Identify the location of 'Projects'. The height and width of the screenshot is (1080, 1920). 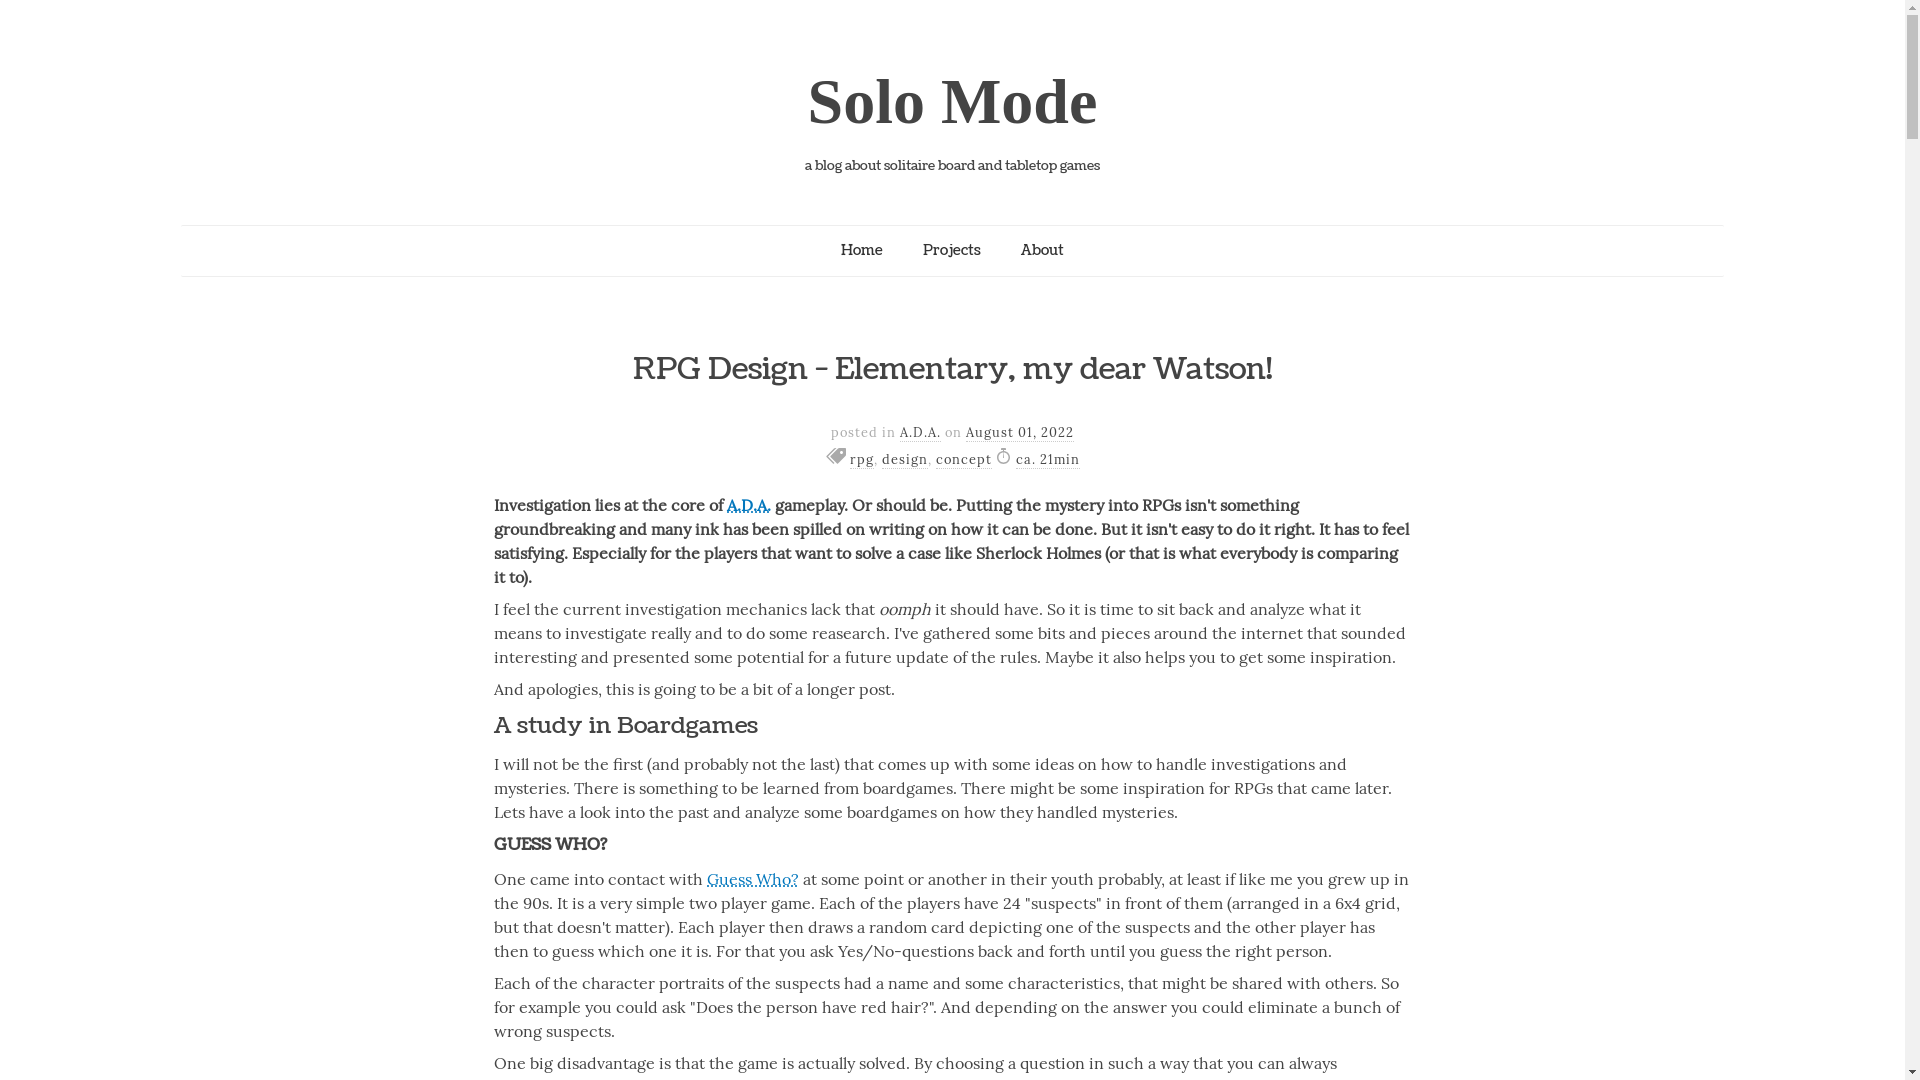
(950, 249).